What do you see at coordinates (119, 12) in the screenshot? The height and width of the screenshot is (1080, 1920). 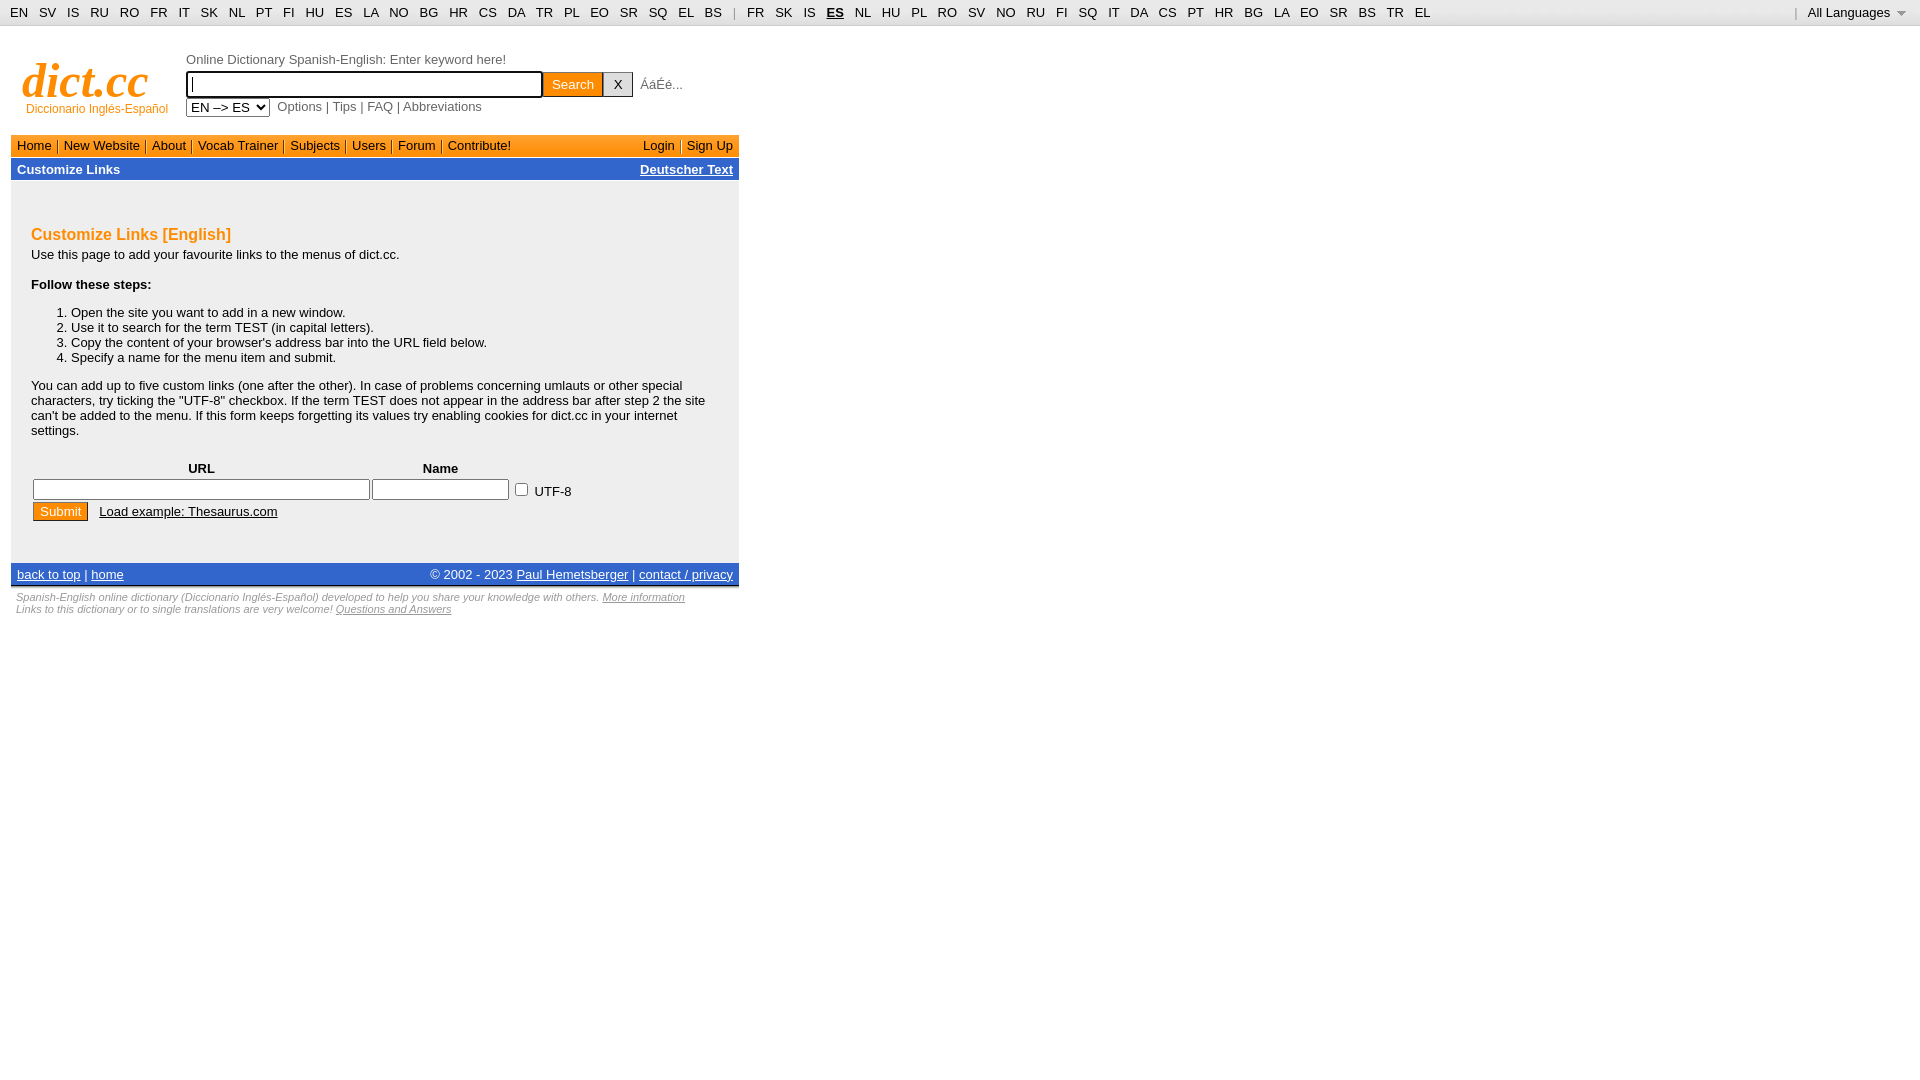 I see `'RO'` at bounding box center [119, 12].